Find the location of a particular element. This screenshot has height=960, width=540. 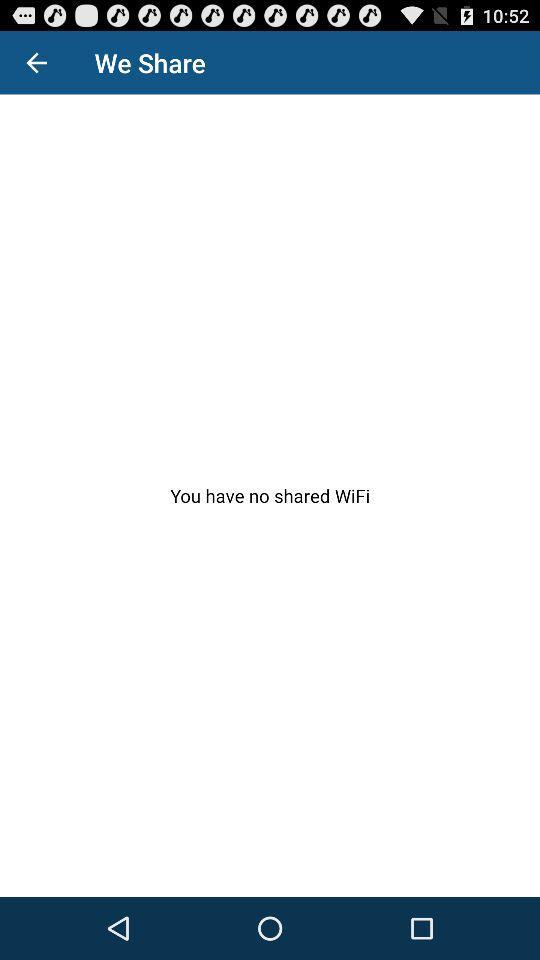

the icon next to the we share item is located at coordinates (36, 62).